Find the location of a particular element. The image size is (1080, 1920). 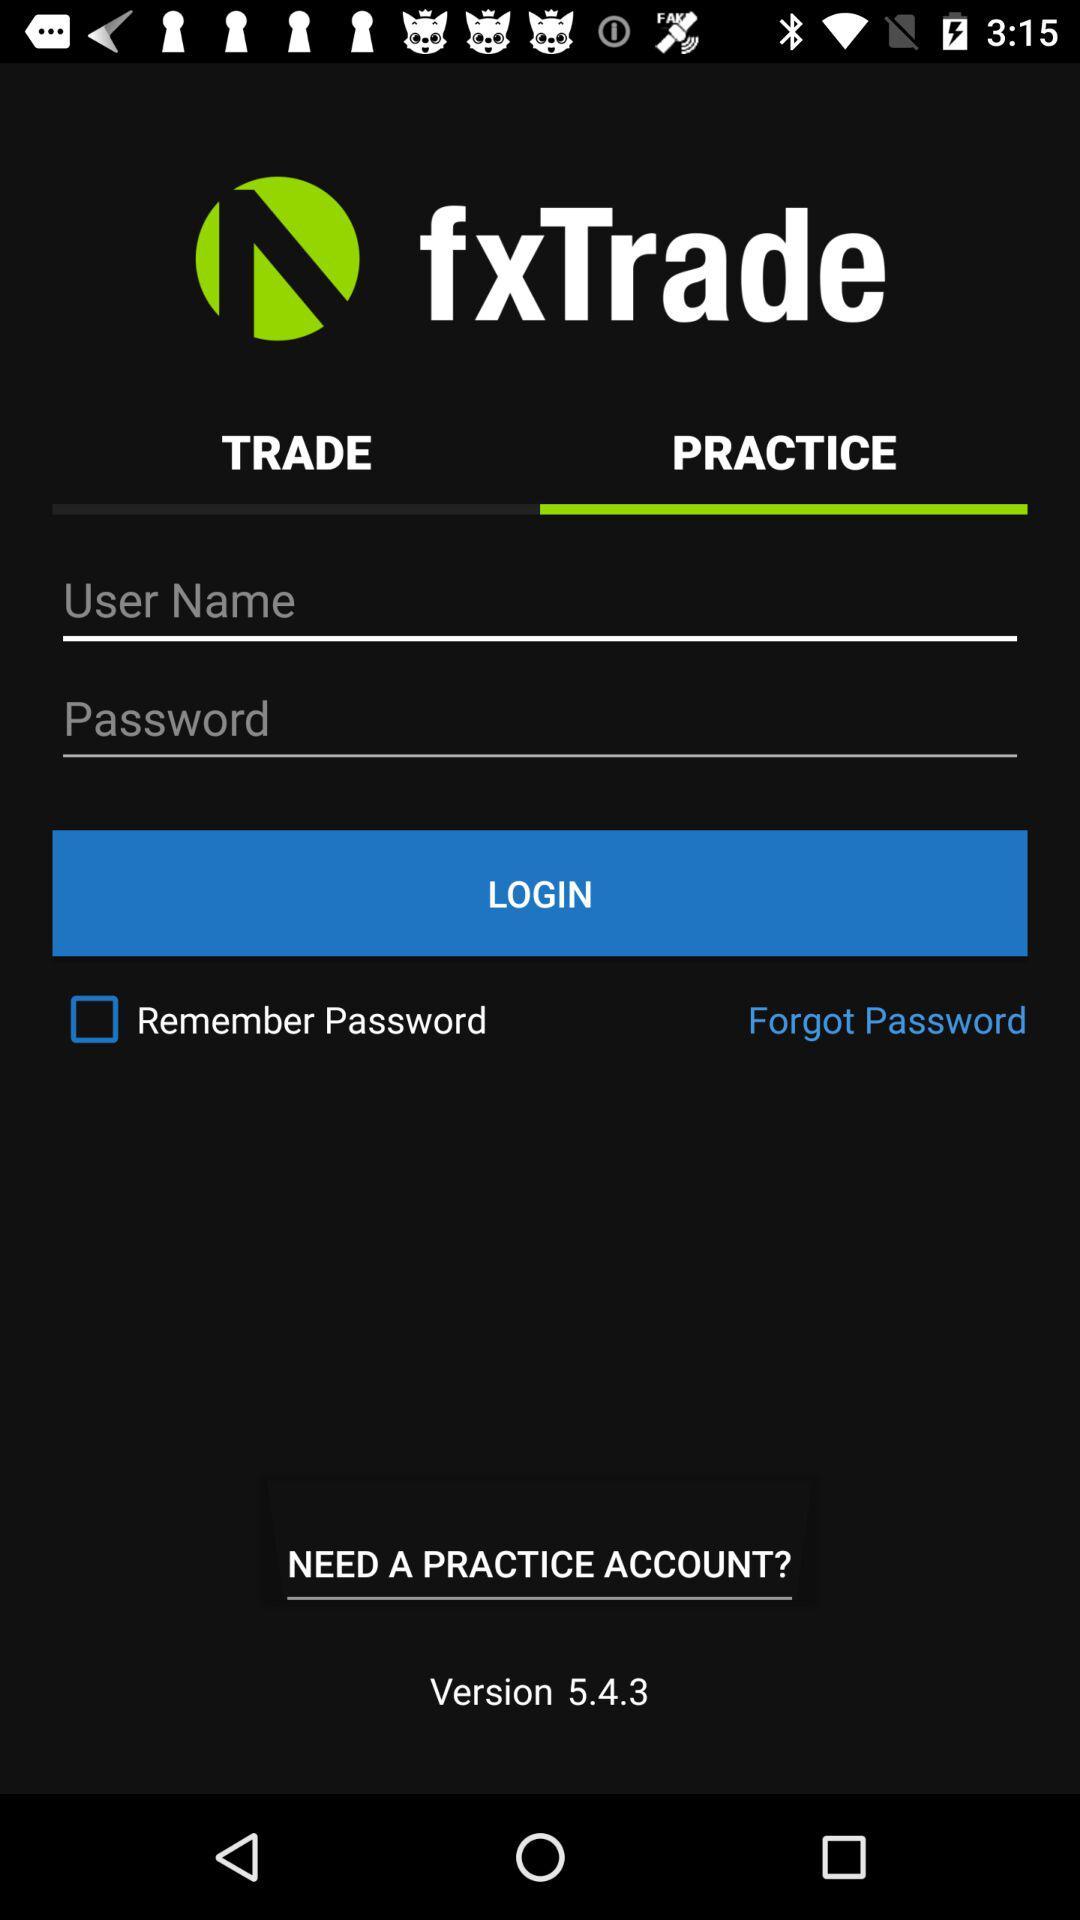

the text field of user name is located at coordinates (540, 599).